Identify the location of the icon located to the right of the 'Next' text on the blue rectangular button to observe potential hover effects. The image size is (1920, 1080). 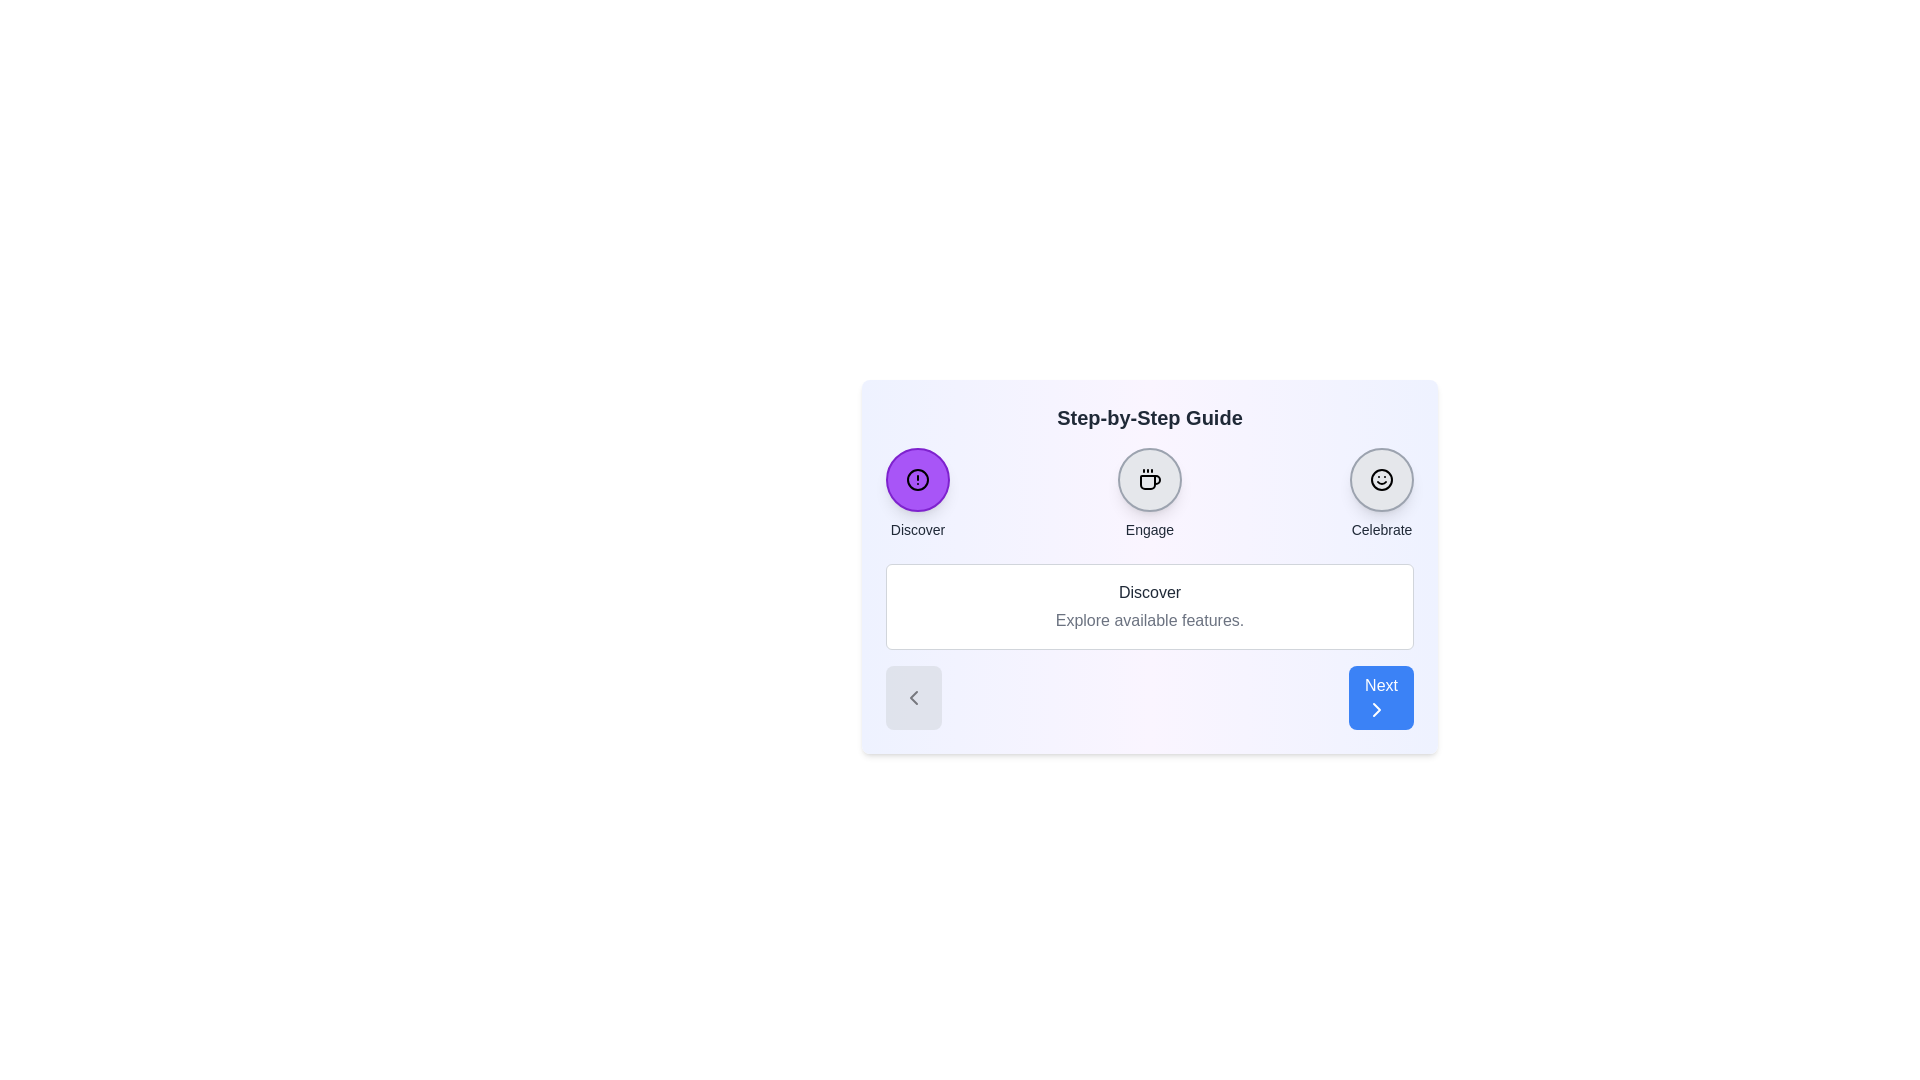
(1376, 708).